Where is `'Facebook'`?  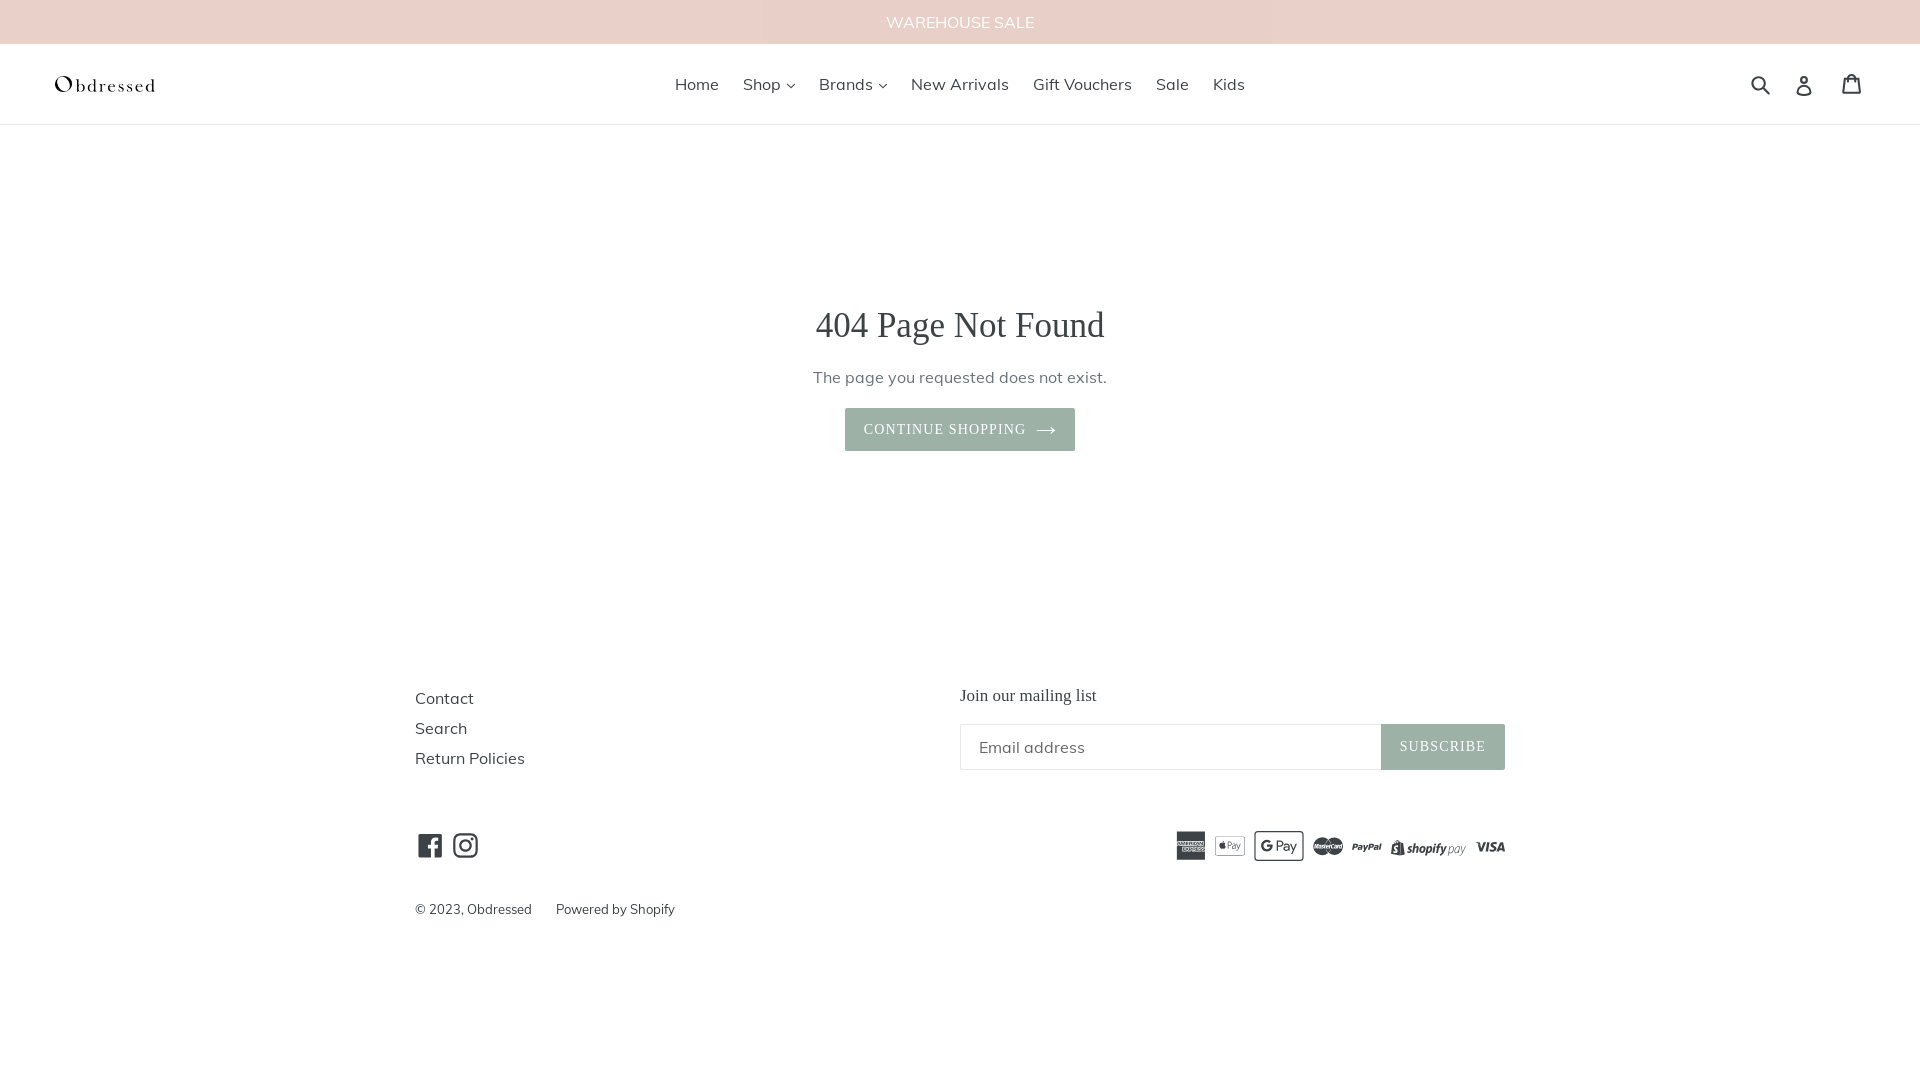
'Facebook' is located at coordinates (429, 844).